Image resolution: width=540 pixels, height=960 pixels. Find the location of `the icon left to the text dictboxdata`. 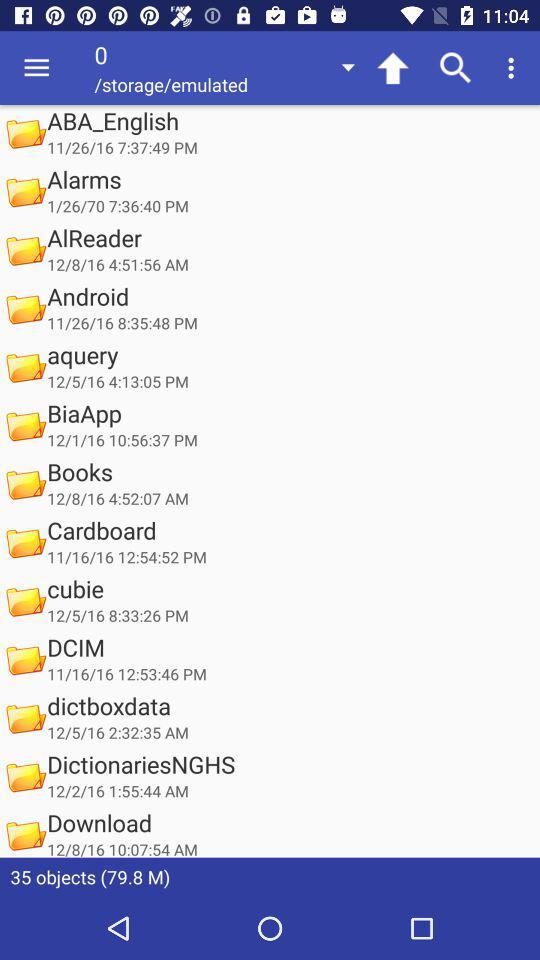

the icon left to the text dictboxdata is located at coordinates (24, 719).